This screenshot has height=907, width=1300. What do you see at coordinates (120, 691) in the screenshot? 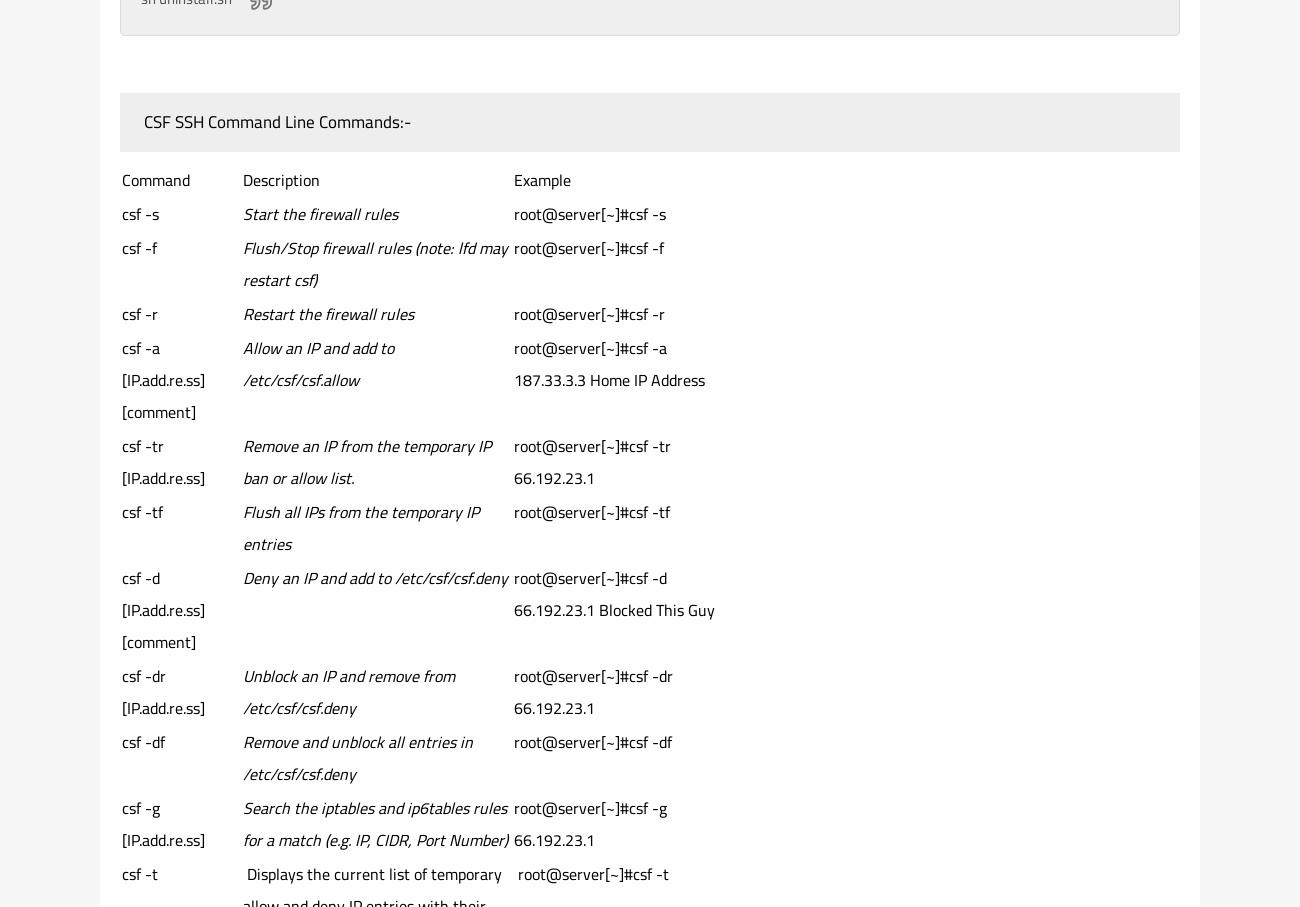
I see `'csf -dr [IP.add.re.ss]'` at bounding box center [120, 691].